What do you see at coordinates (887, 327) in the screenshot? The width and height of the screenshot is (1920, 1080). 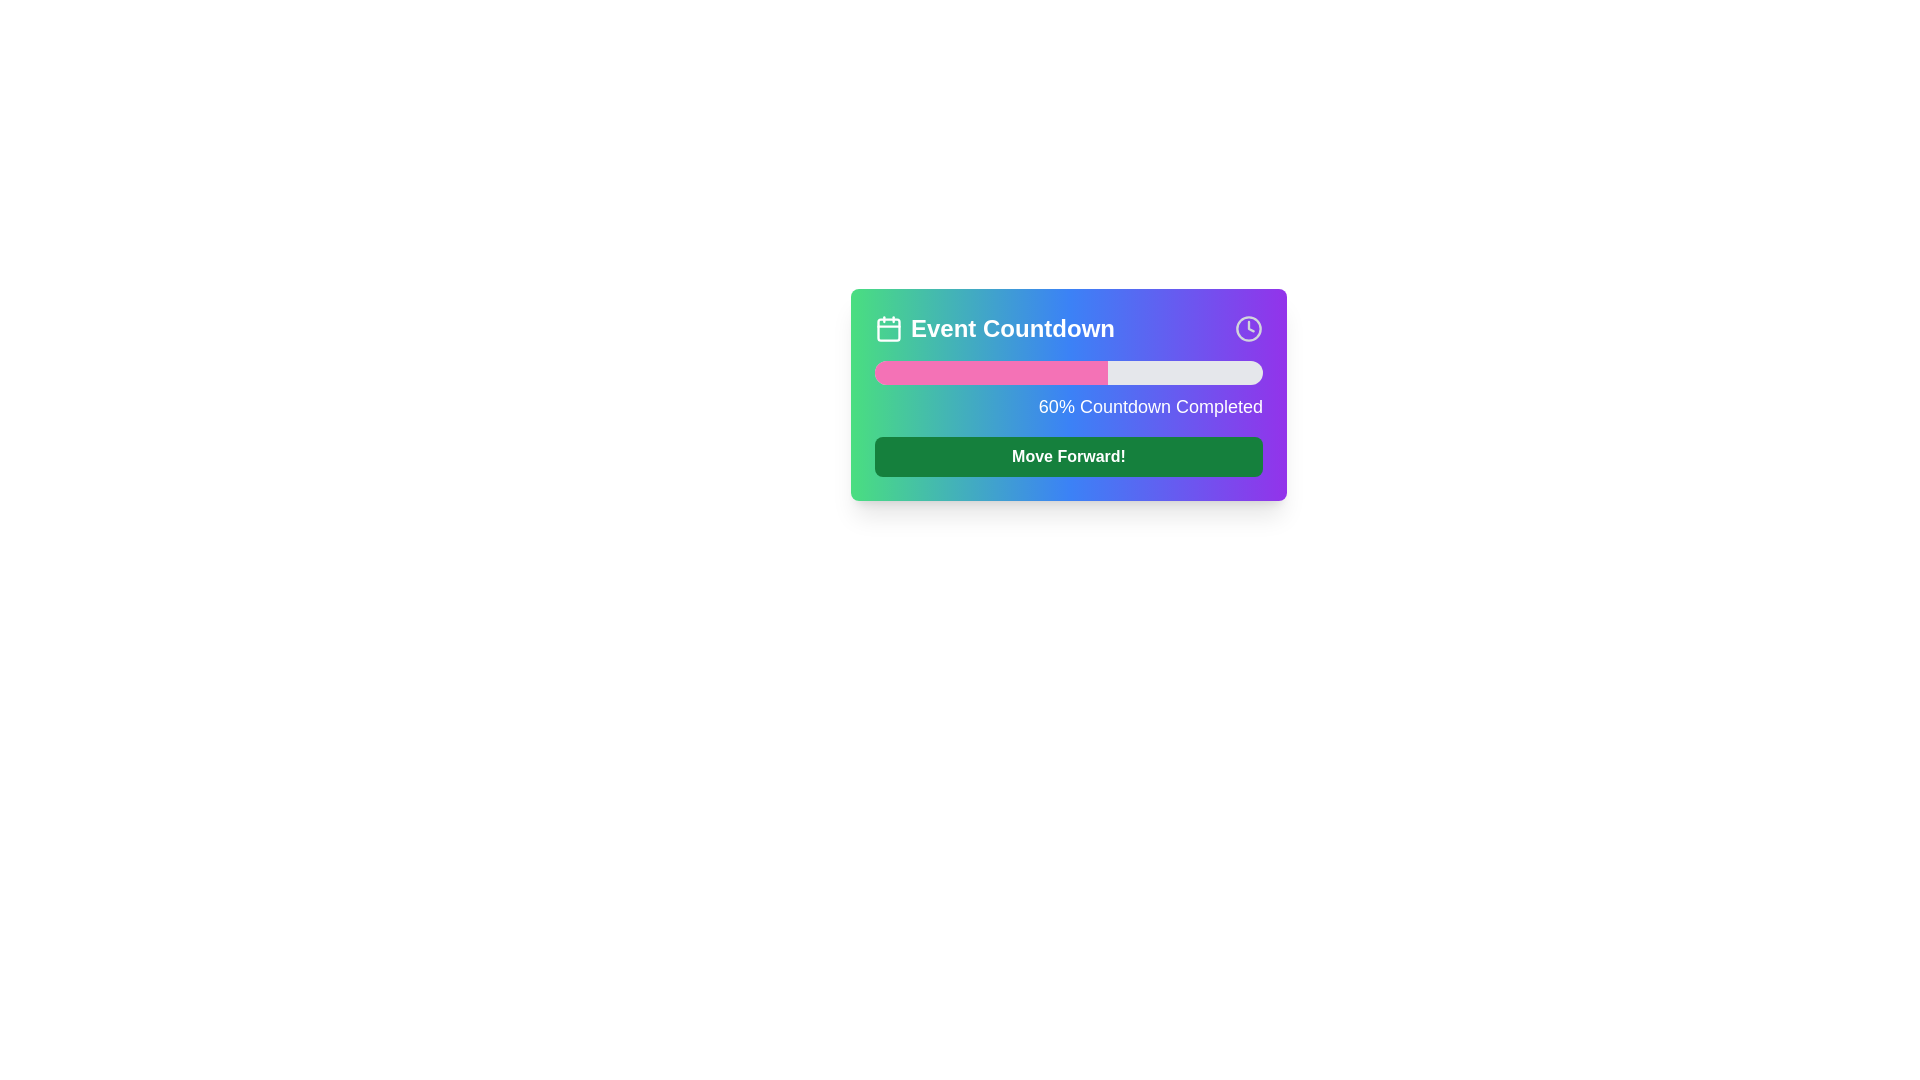 I see `the calendar icon located to the left of the 'Event Countdown' text` at bounding box center [887, 327].